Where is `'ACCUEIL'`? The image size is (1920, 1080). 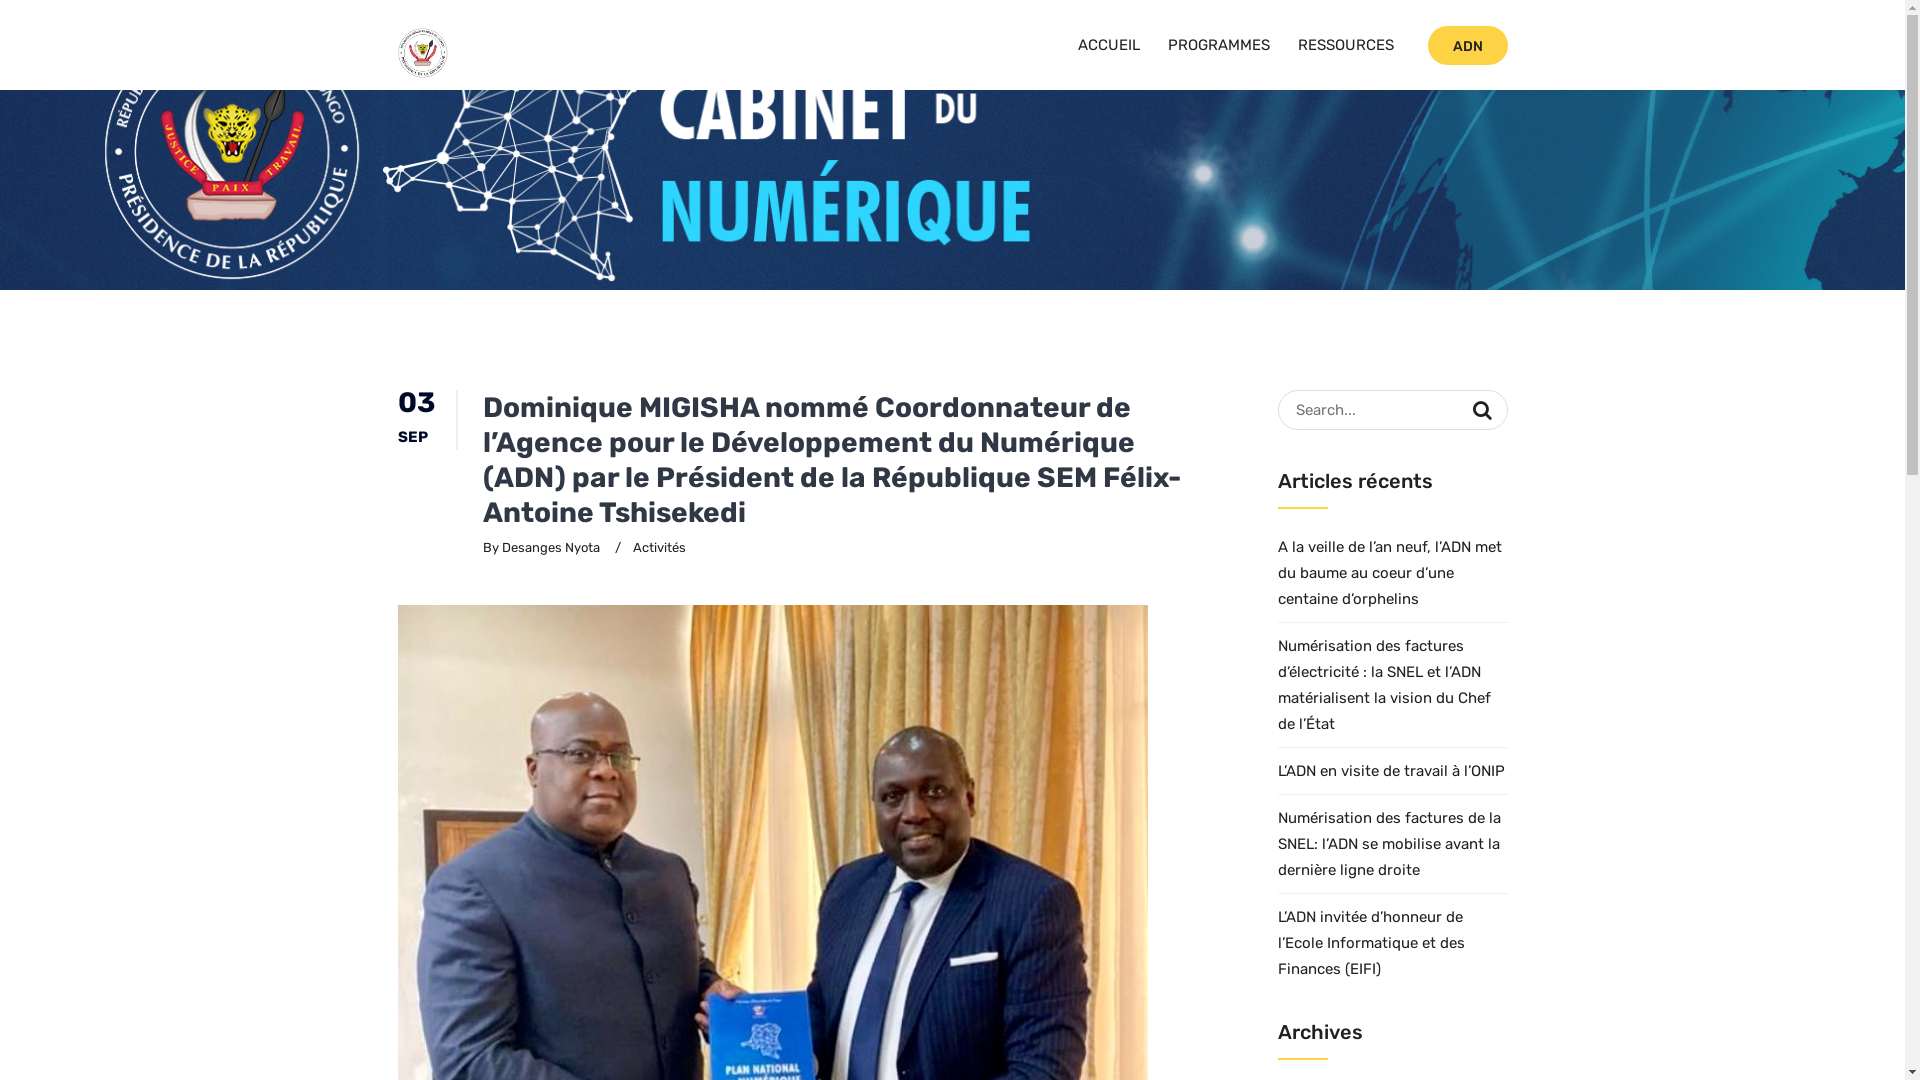 'ACCUEIL' is located at coordinates (1107, 45).